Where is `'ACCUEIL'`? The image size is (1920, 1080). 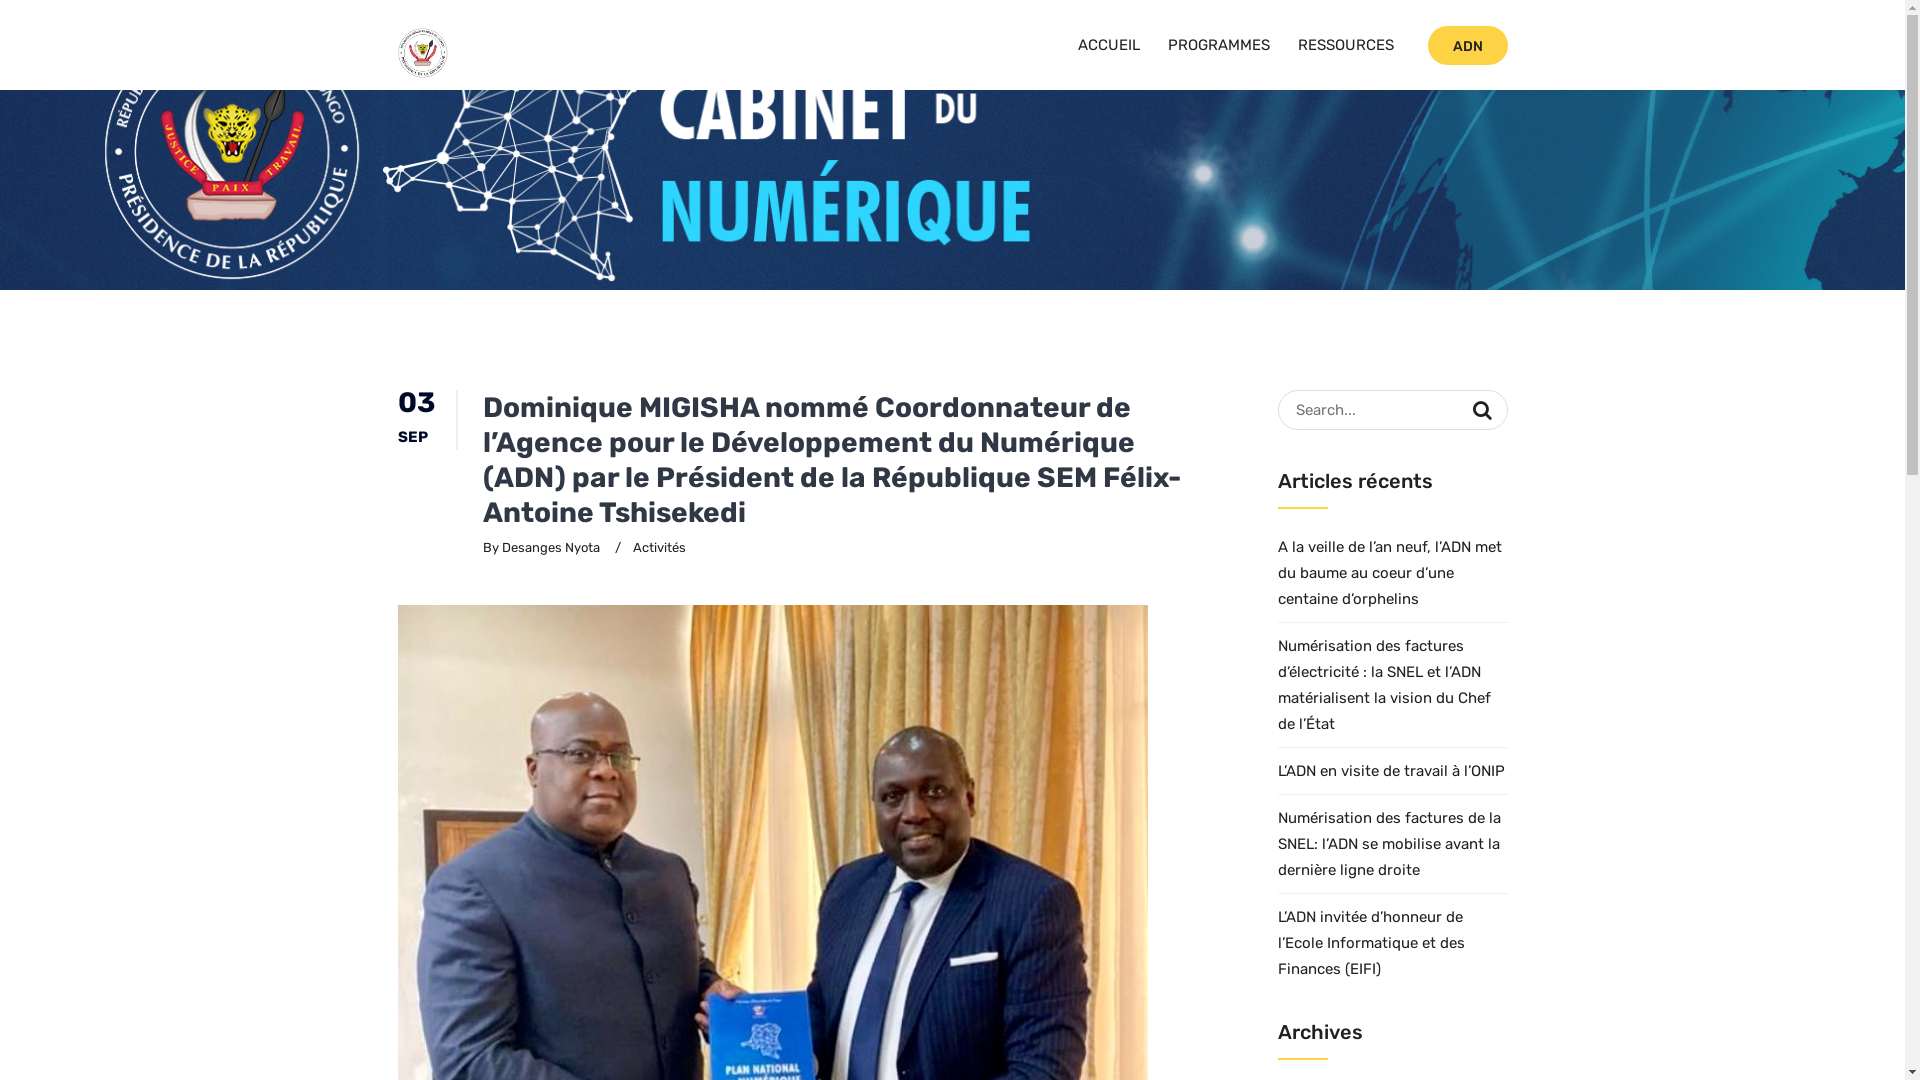 'ACCUEIL' is located at coordinates (1107, 45).